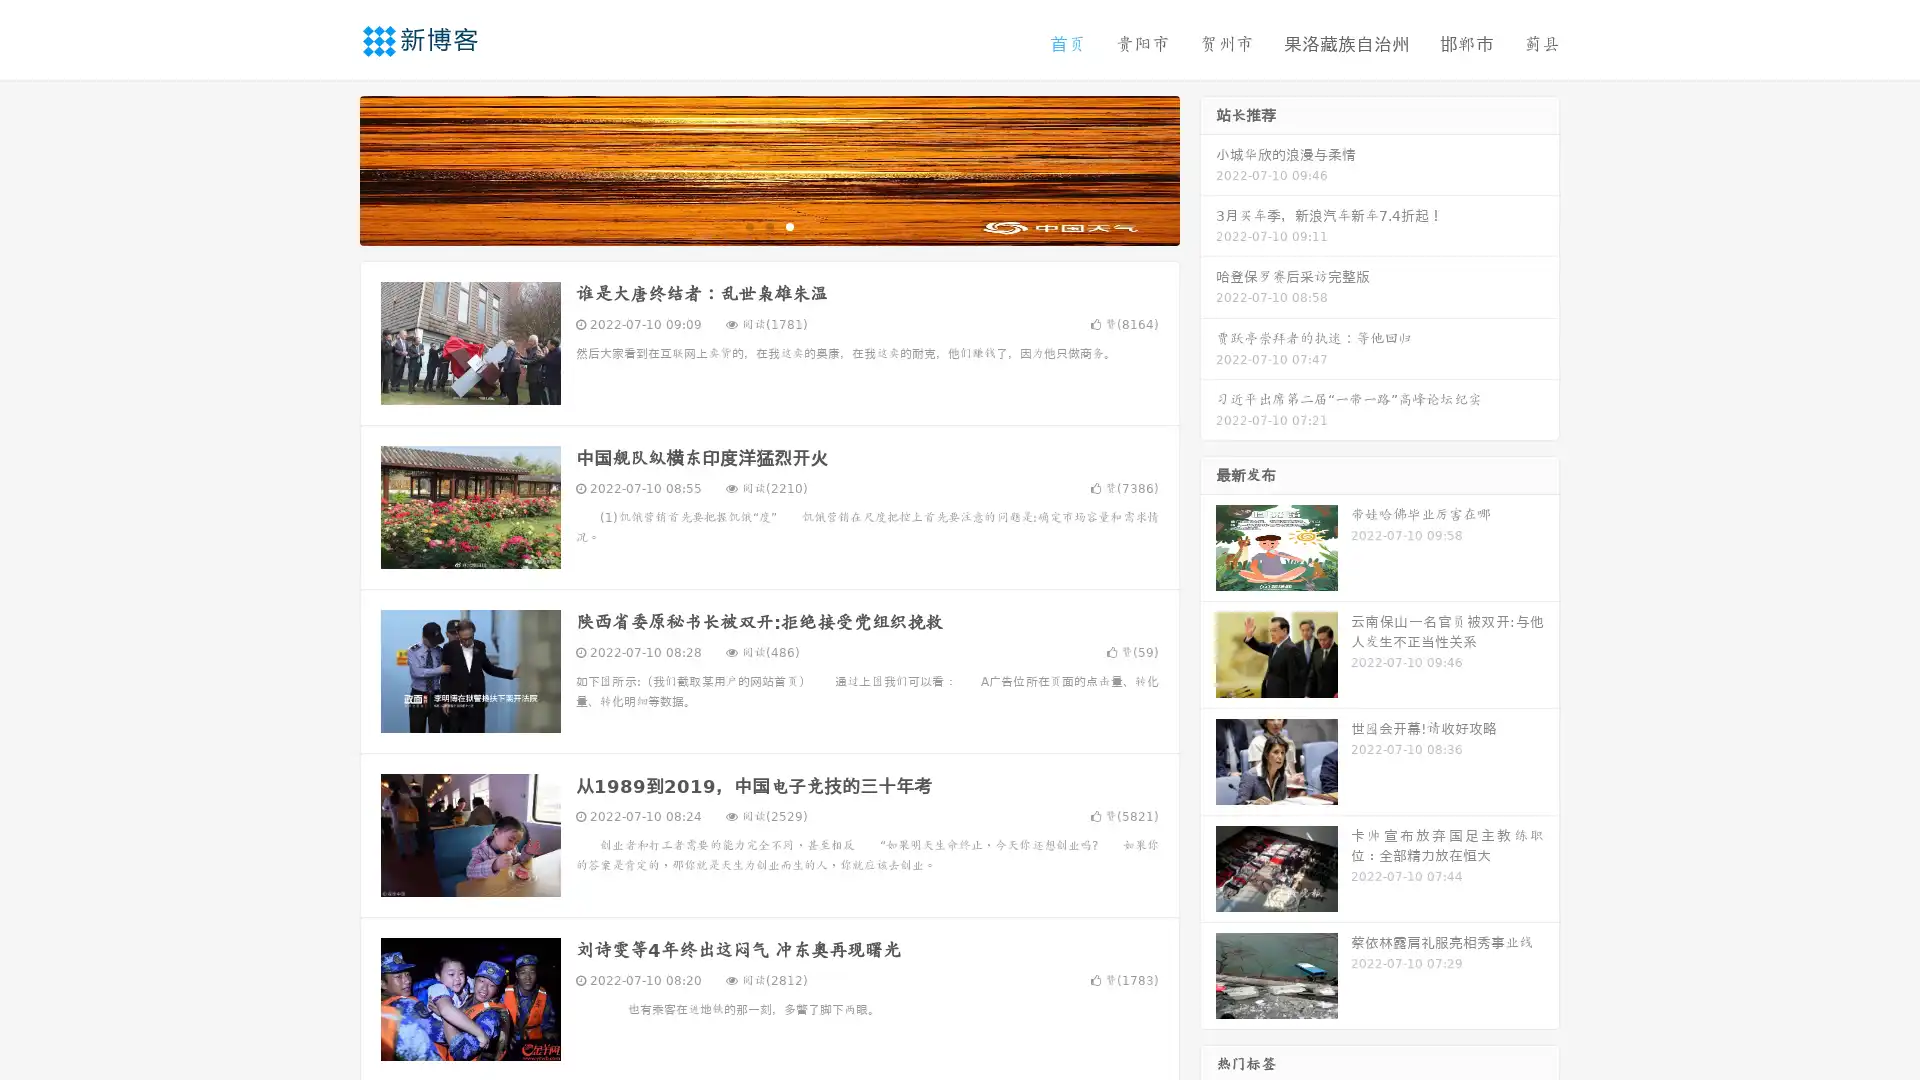 The width and height of the screenshot is (1920, 1080). Describe the element at coordinates (1208, 168) in the screenshot. I see `Next slide` at that location.